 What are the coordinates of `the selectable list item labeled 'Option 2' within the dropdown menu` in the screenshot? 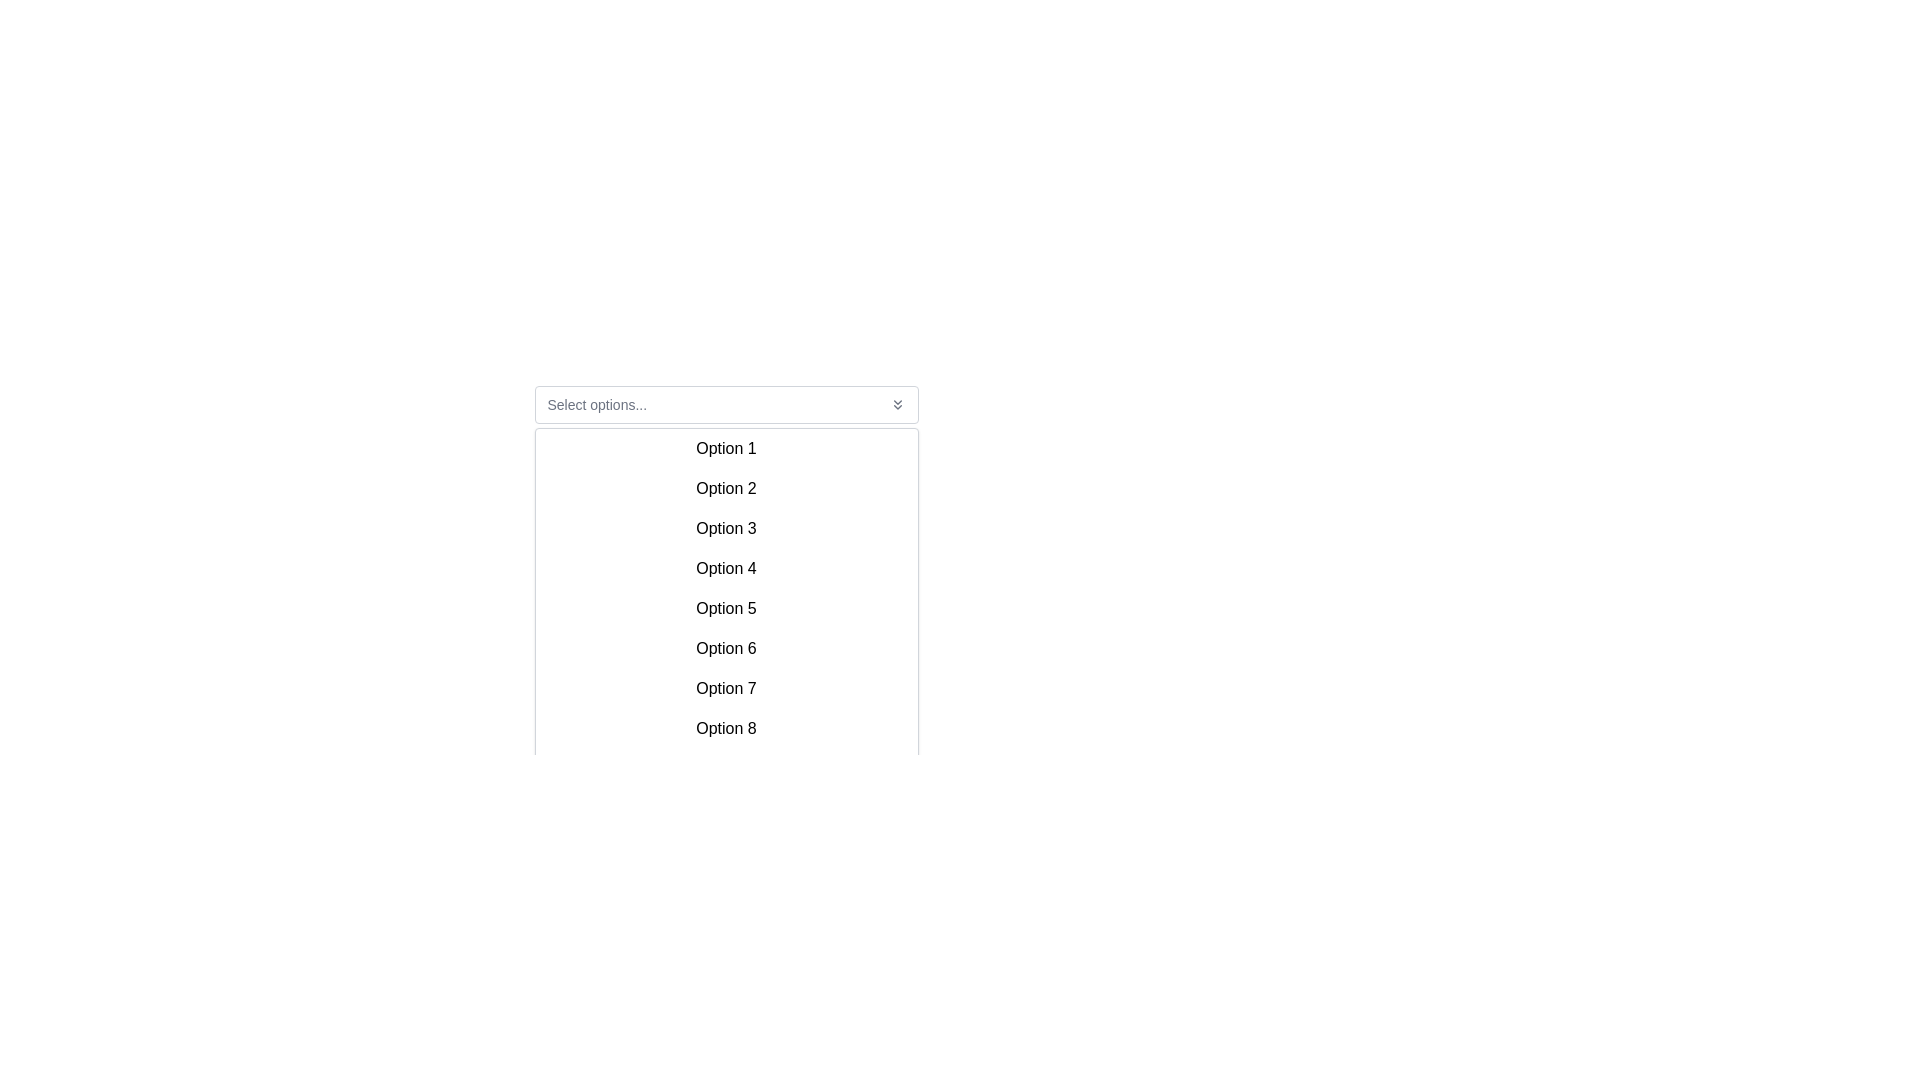 It's located at (725, 489).